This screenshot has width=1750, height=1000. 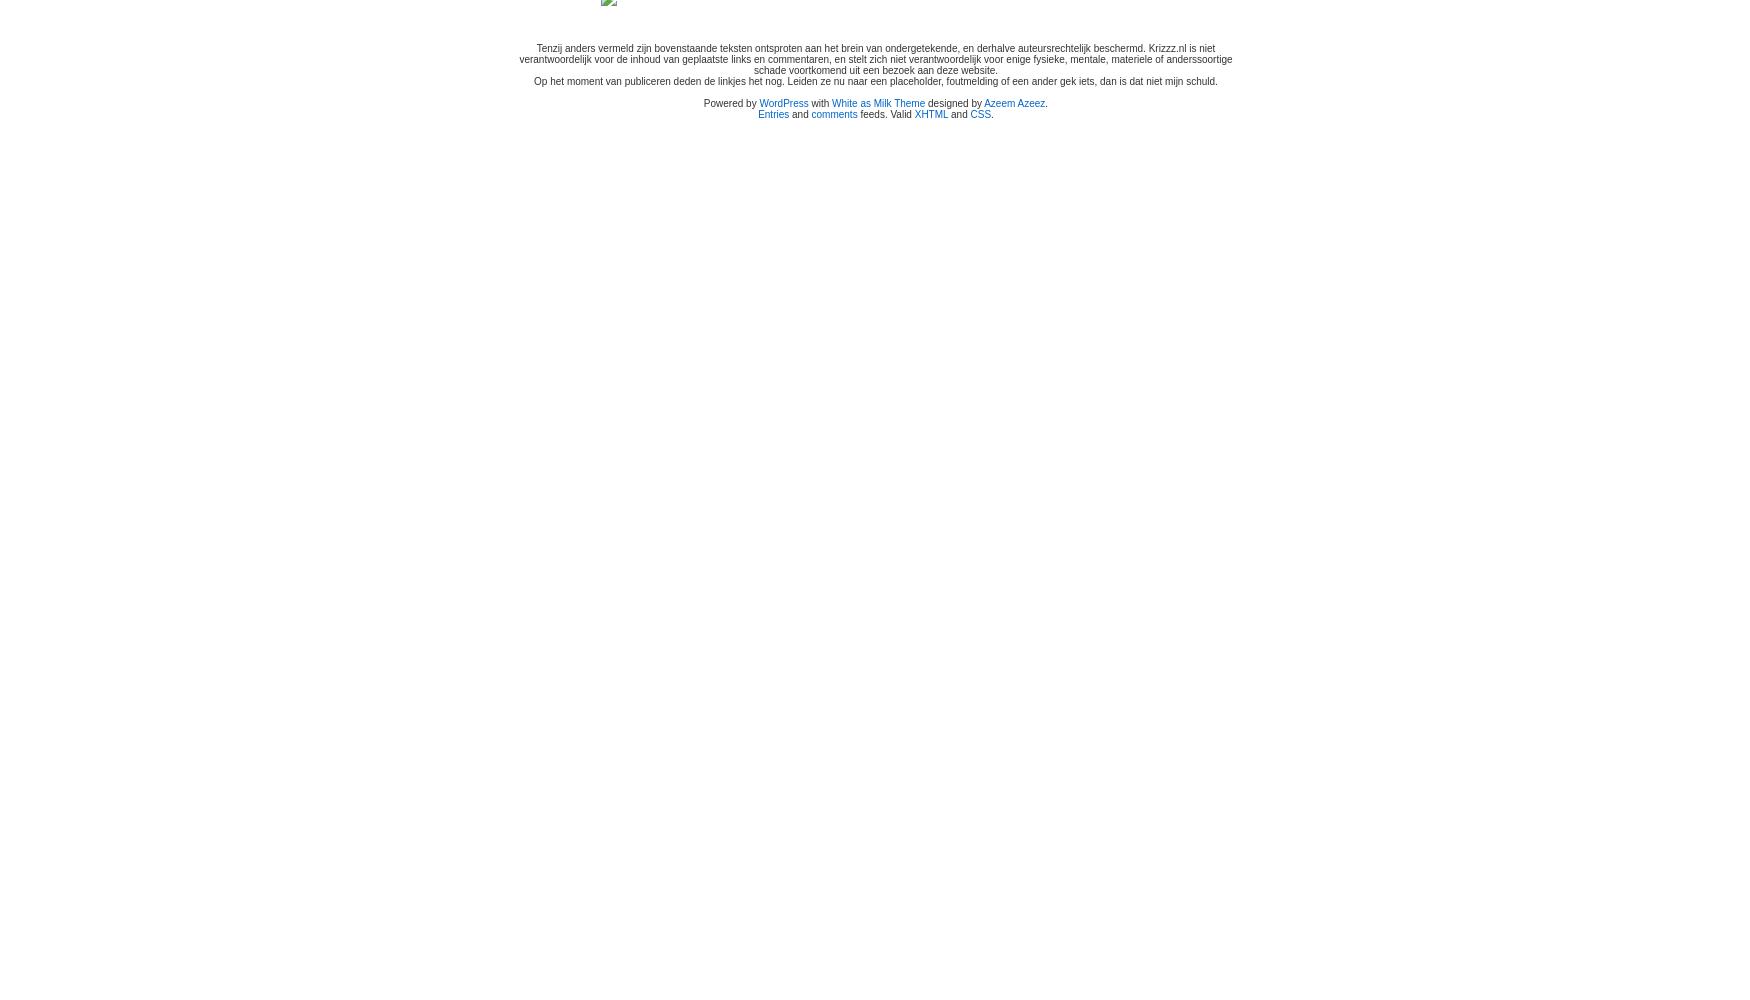 I want to click on 'designed by', so click(x=954, y=102).